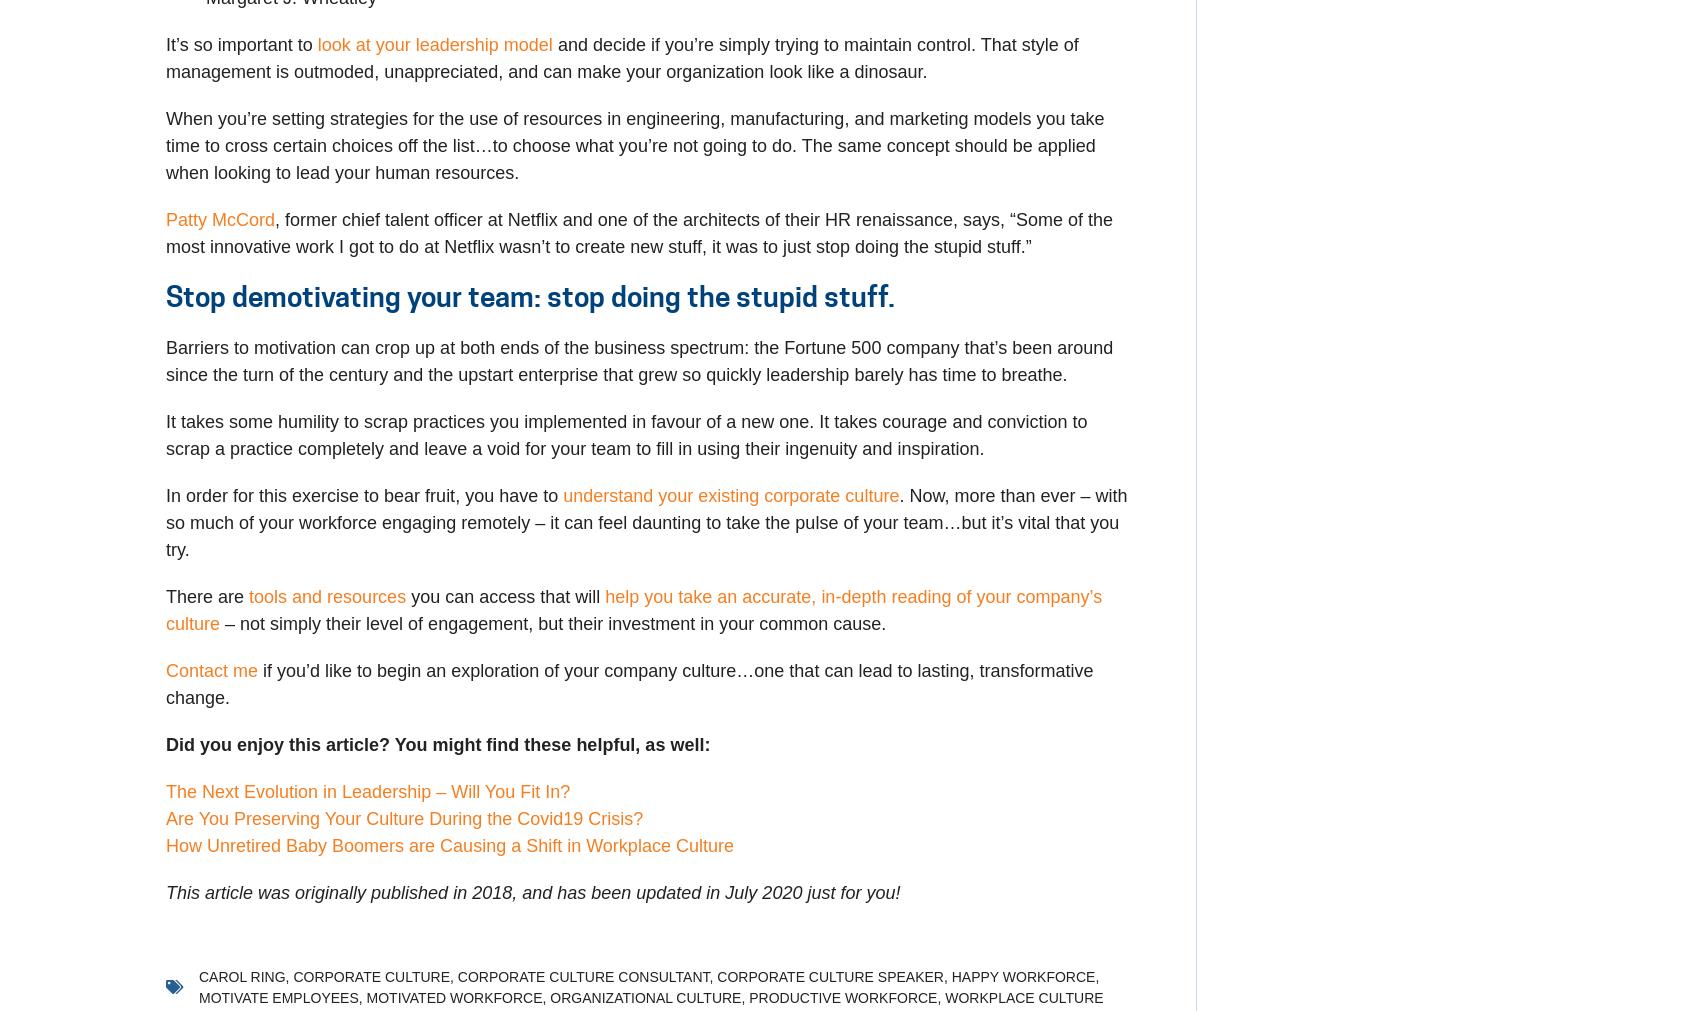 The image size is (1692, 1011). Describe the element at coordinates (164, 233) in the screenshot. I see `', former chief talent officer at Netflix and one of the architects of their HR renaissance, says, “Some of the most innovative work I got to do at Netflix wasn’t to create new stuff, it was to just stop doing the stupid stuff.”'` at that location.